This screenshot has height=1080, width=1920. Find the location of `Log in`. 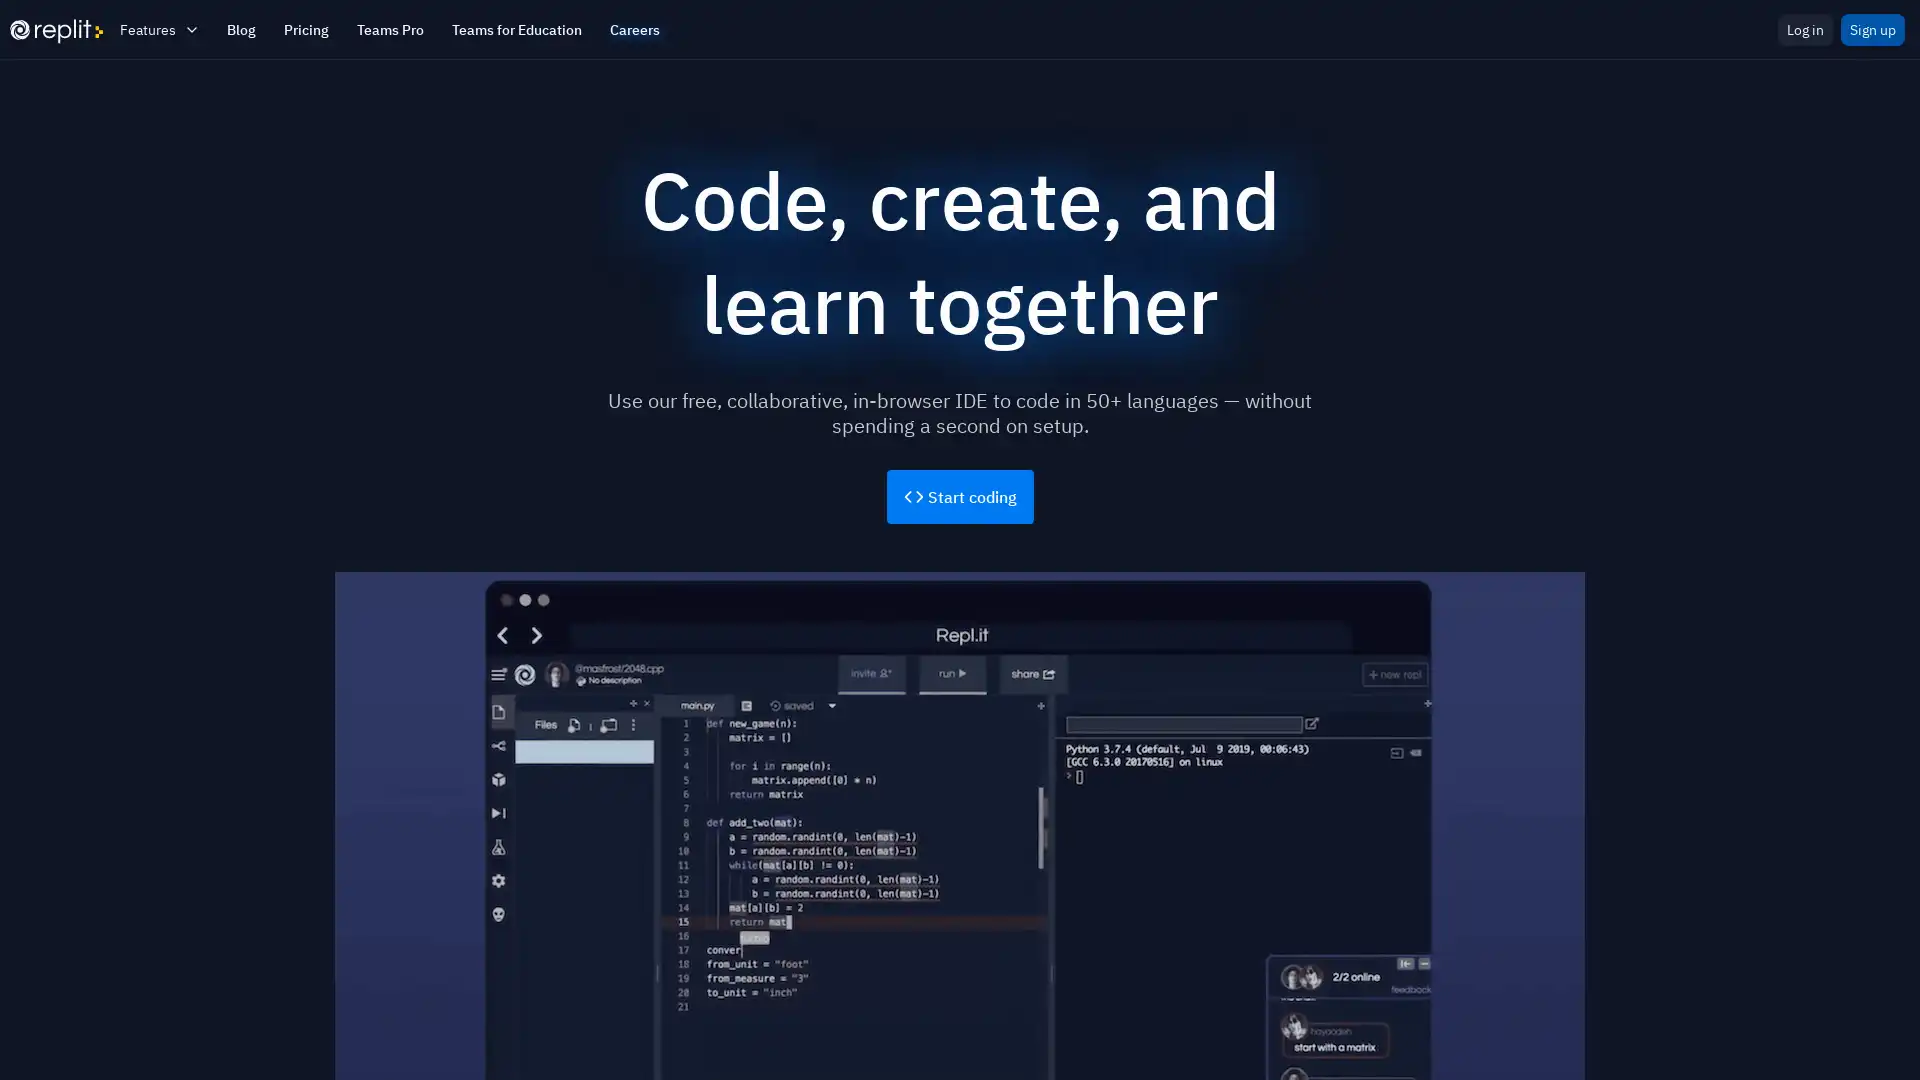

Log in is located at coordinates (1805, 30).